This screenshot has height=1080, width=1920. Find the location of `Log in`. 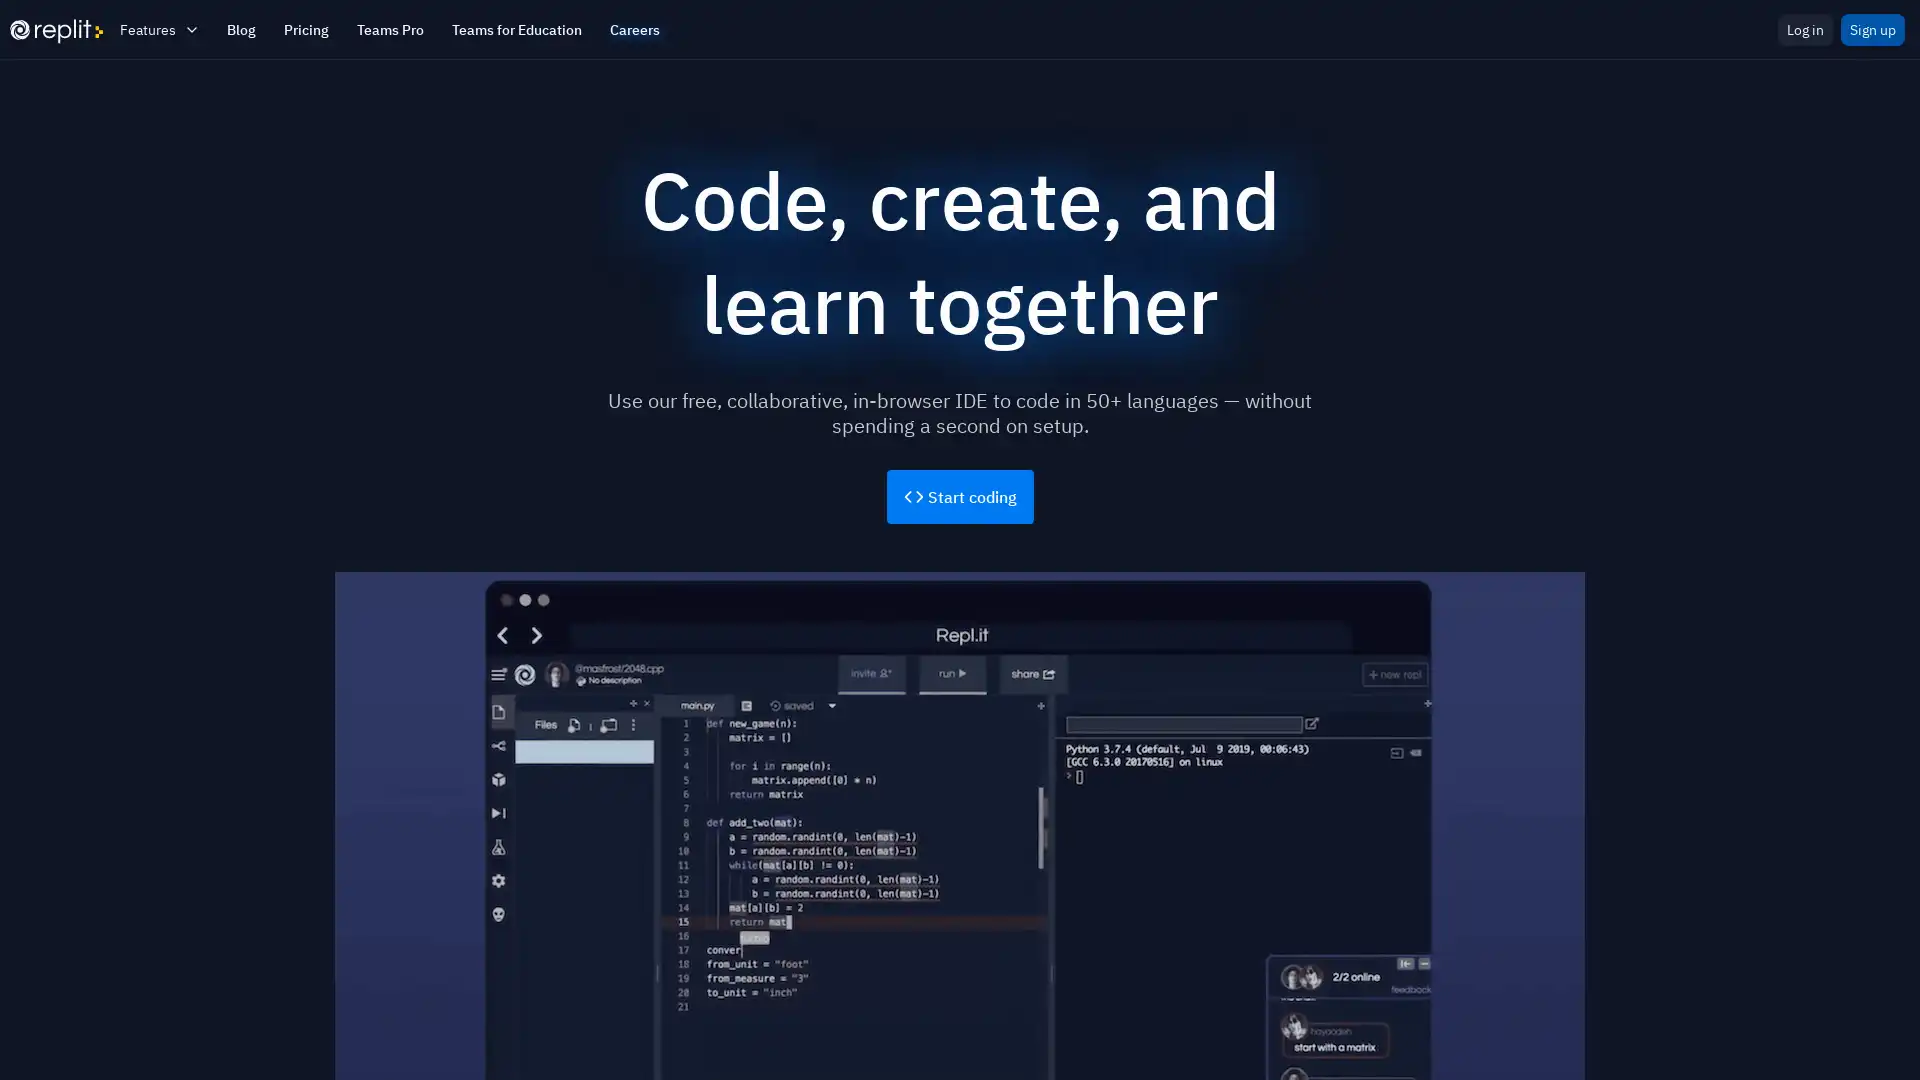

Log in is located at coordinates (1805, 30).